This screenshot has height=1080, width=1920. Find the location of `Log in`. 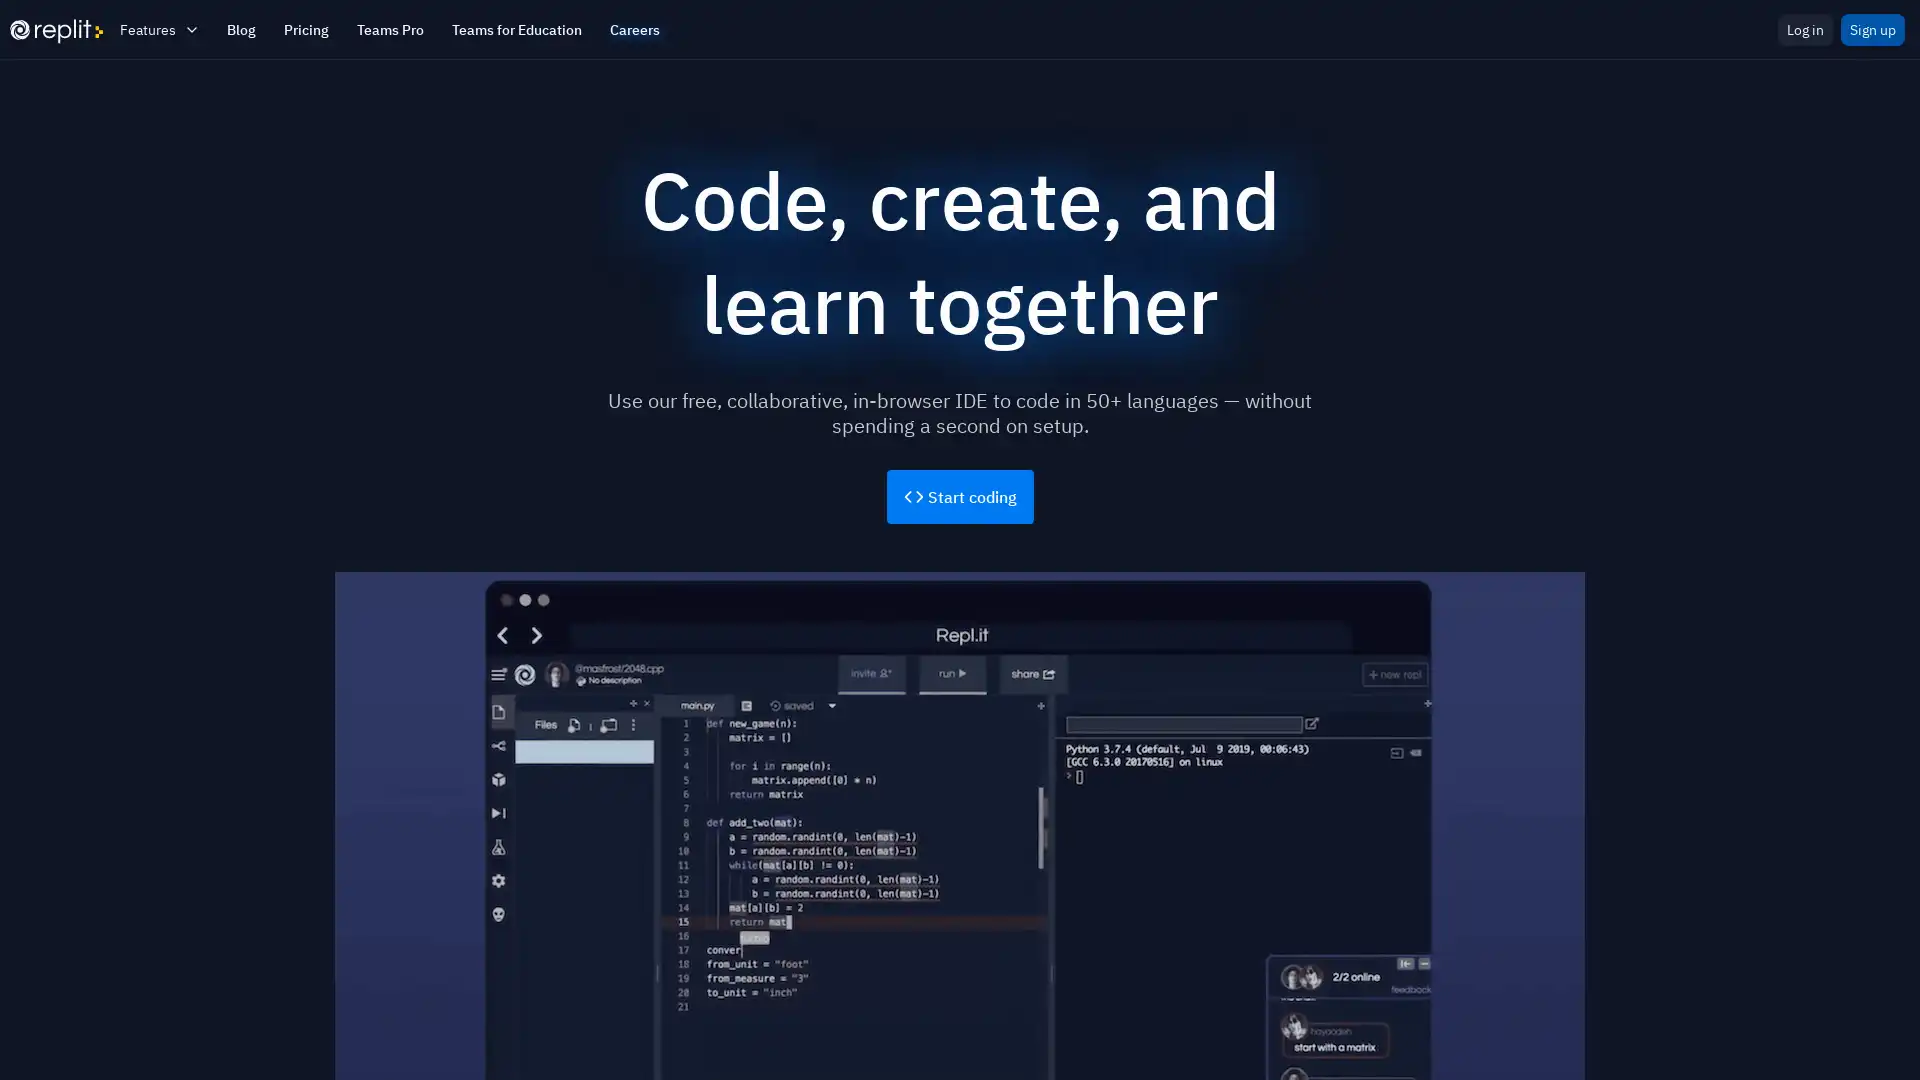

Log in is located at coordinates (1805, 30).